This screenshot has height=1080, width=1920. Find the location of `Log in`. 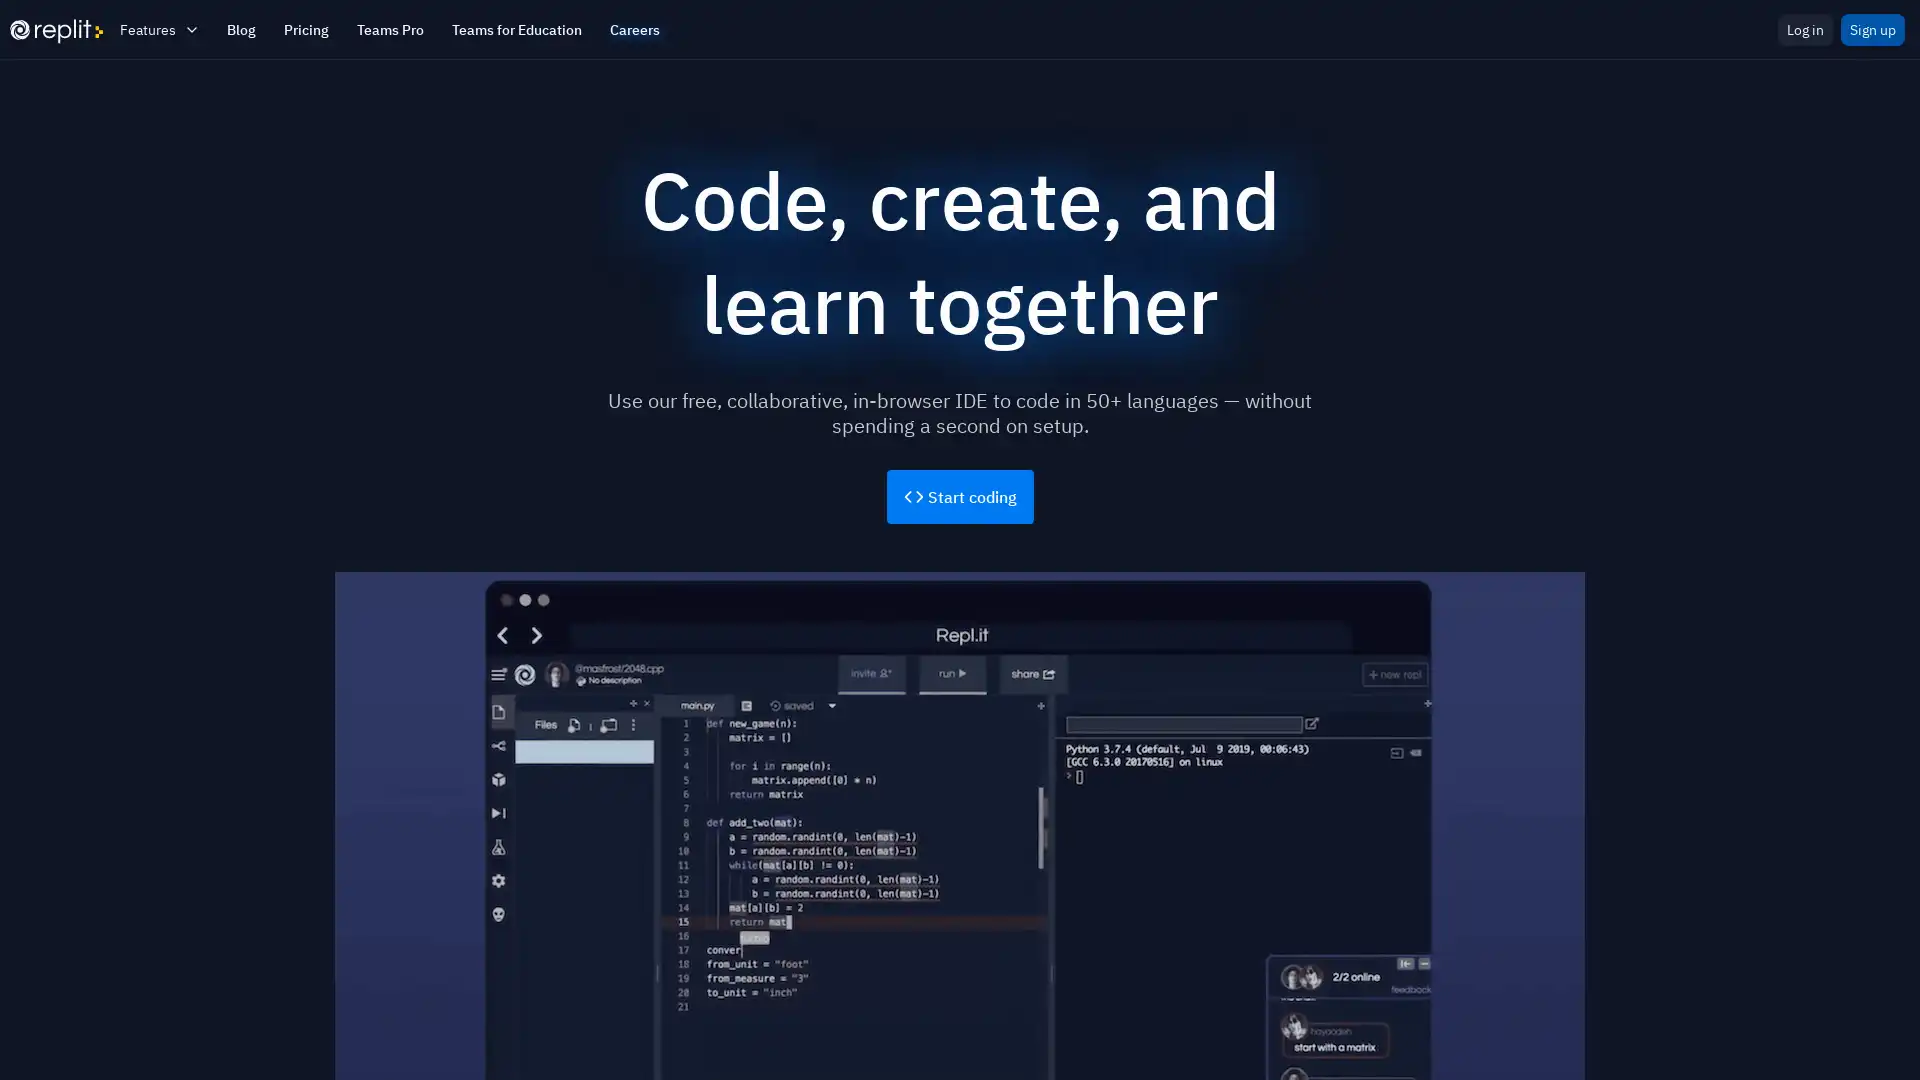

Log in is located at coordinates (1805, 30).